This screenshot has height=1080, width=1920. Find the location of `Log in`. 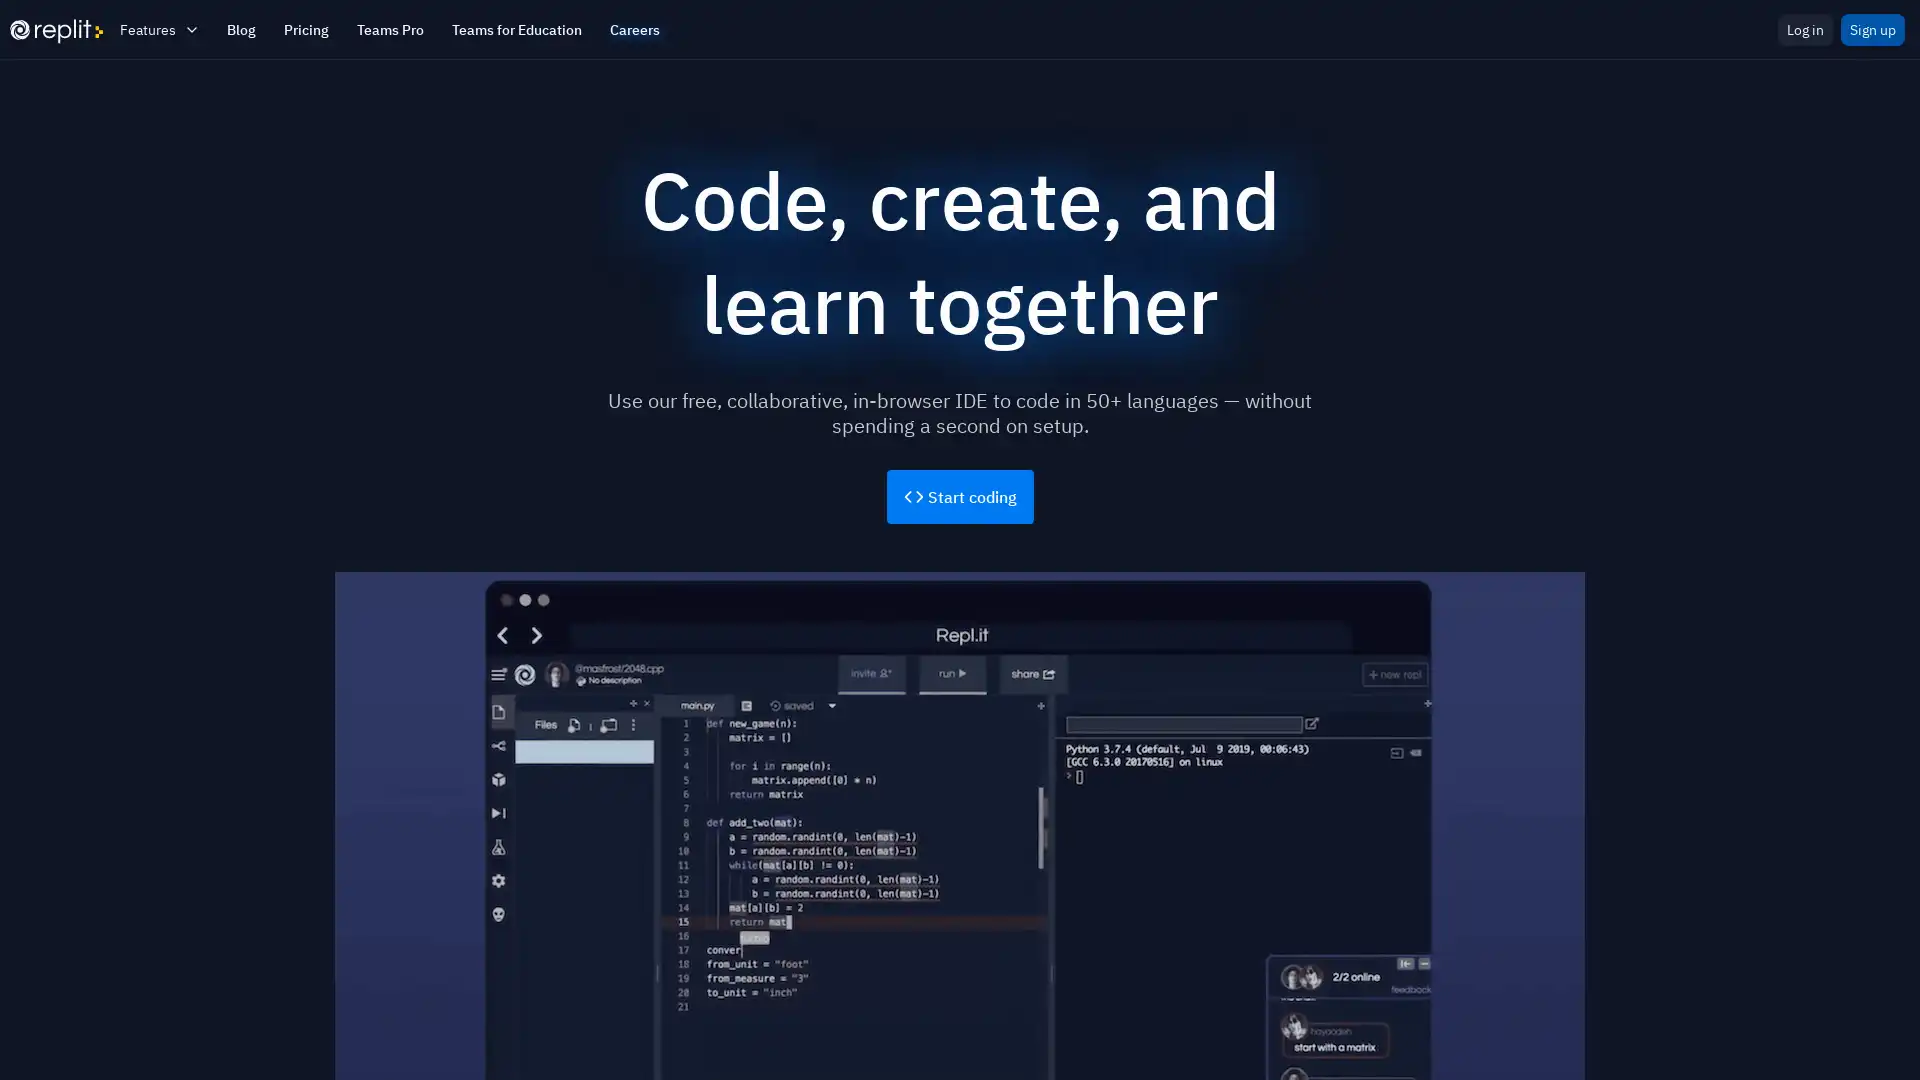

Log in is located at coordinates (1805, 30).